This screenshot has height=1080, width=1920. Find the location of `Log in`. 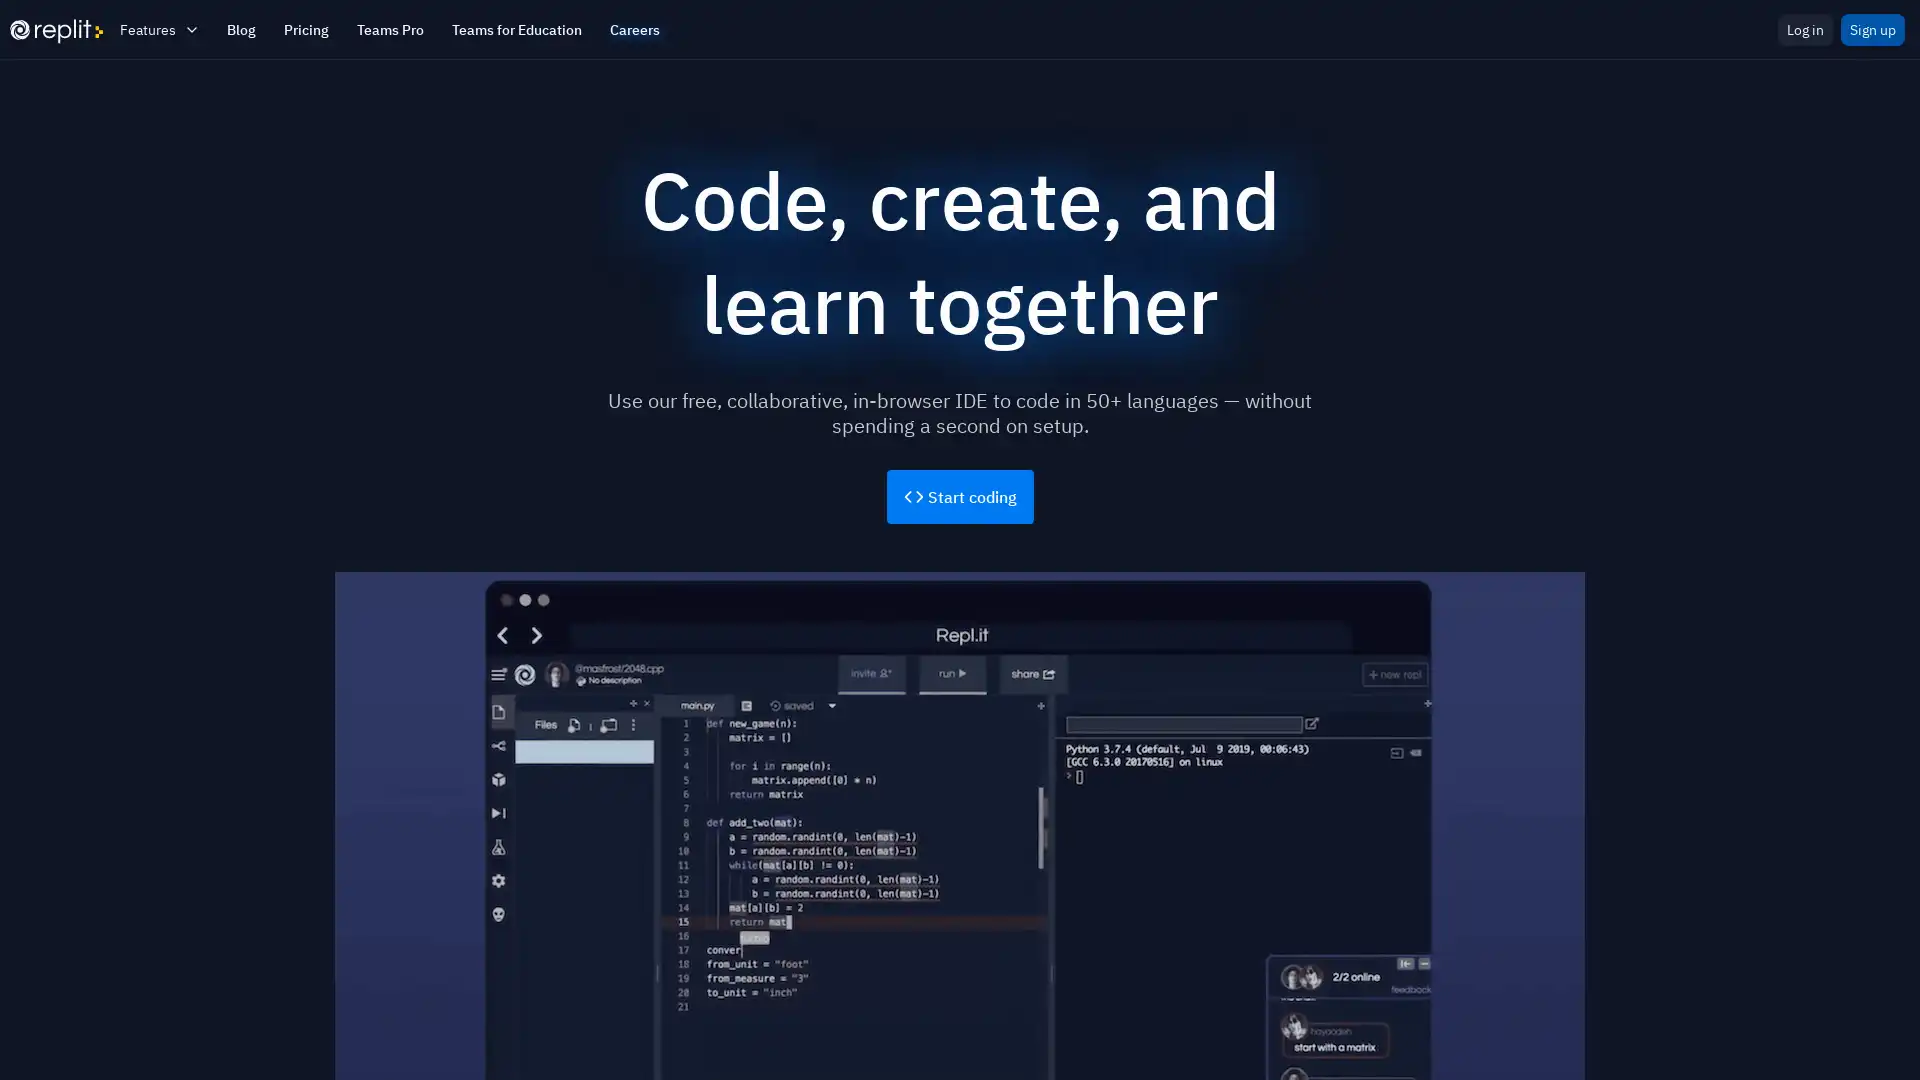

Log in is located at coordinates (1805, 30).